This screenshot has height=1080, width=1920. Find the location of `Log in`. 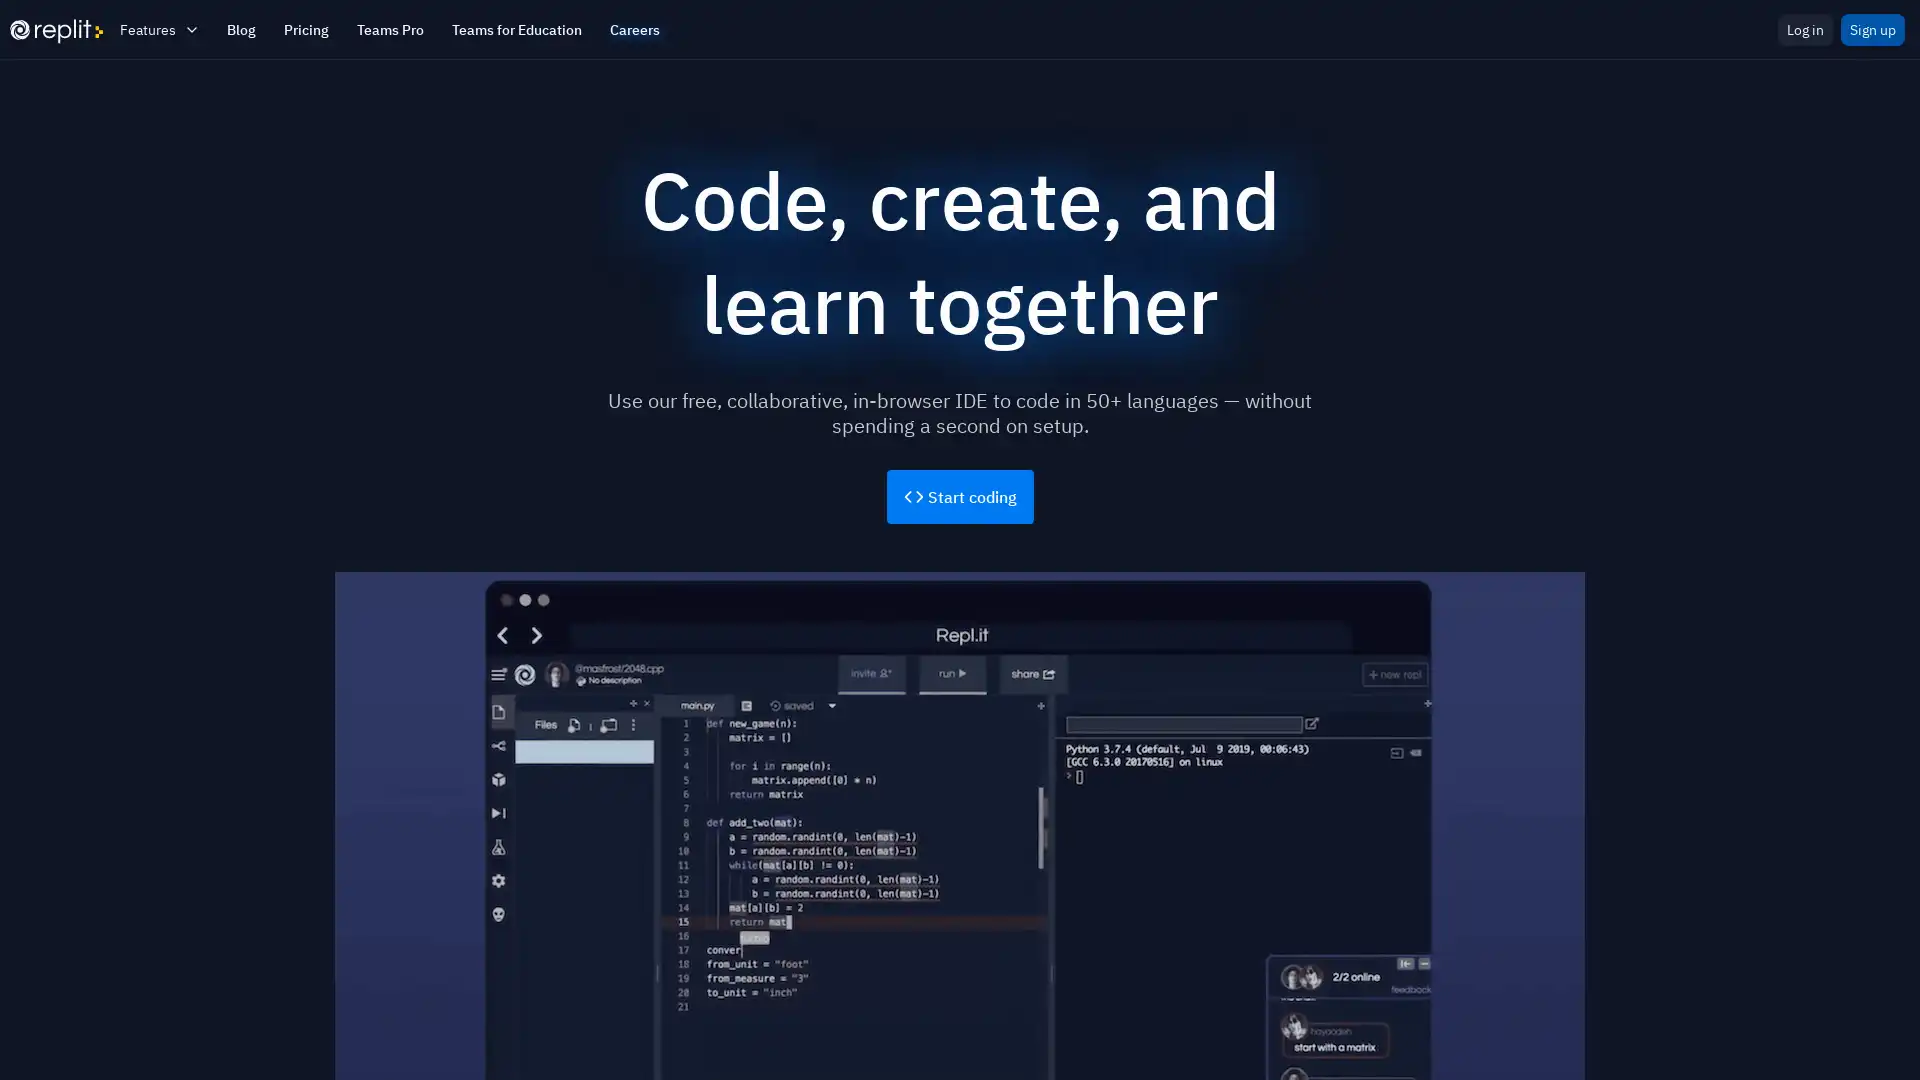

Log in is located at coordinates (1805, 30).